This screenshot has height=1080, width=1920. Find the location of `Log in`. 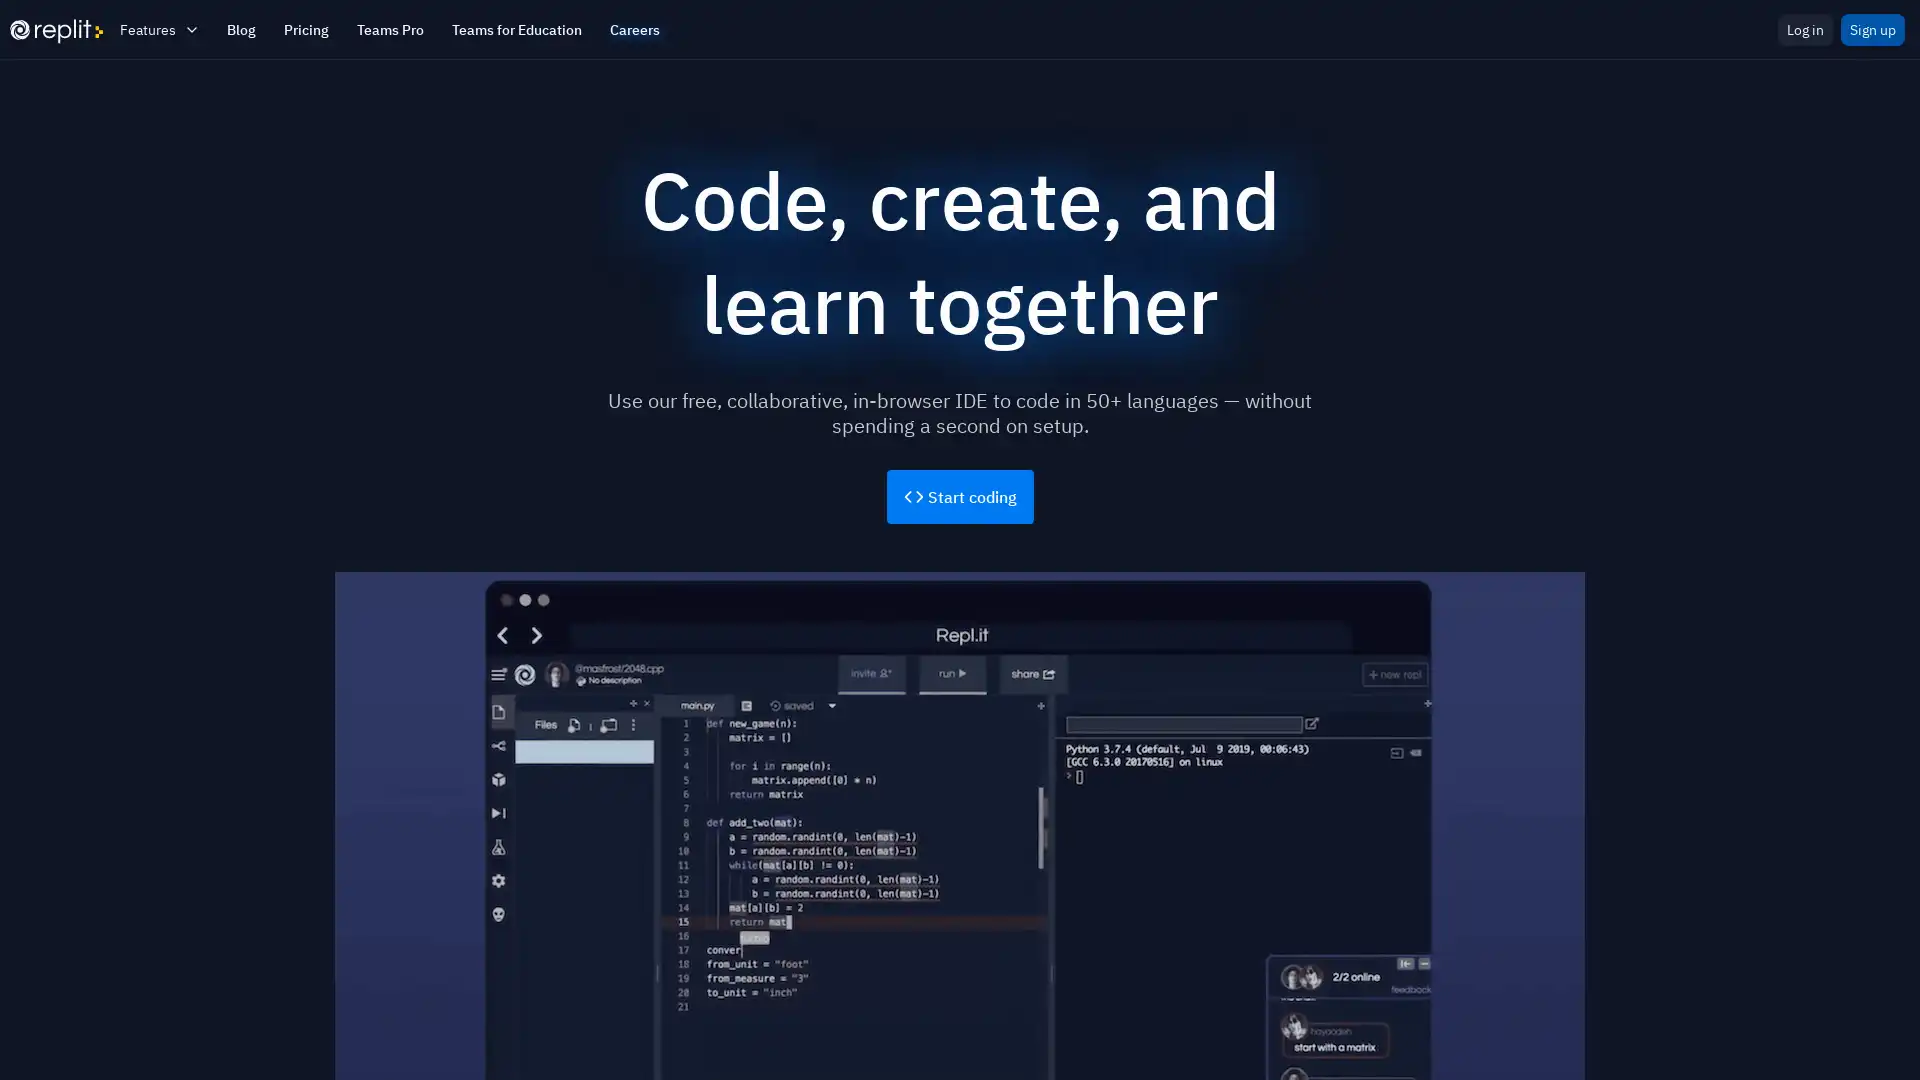

Log in is located at coordinates (1805, 30).